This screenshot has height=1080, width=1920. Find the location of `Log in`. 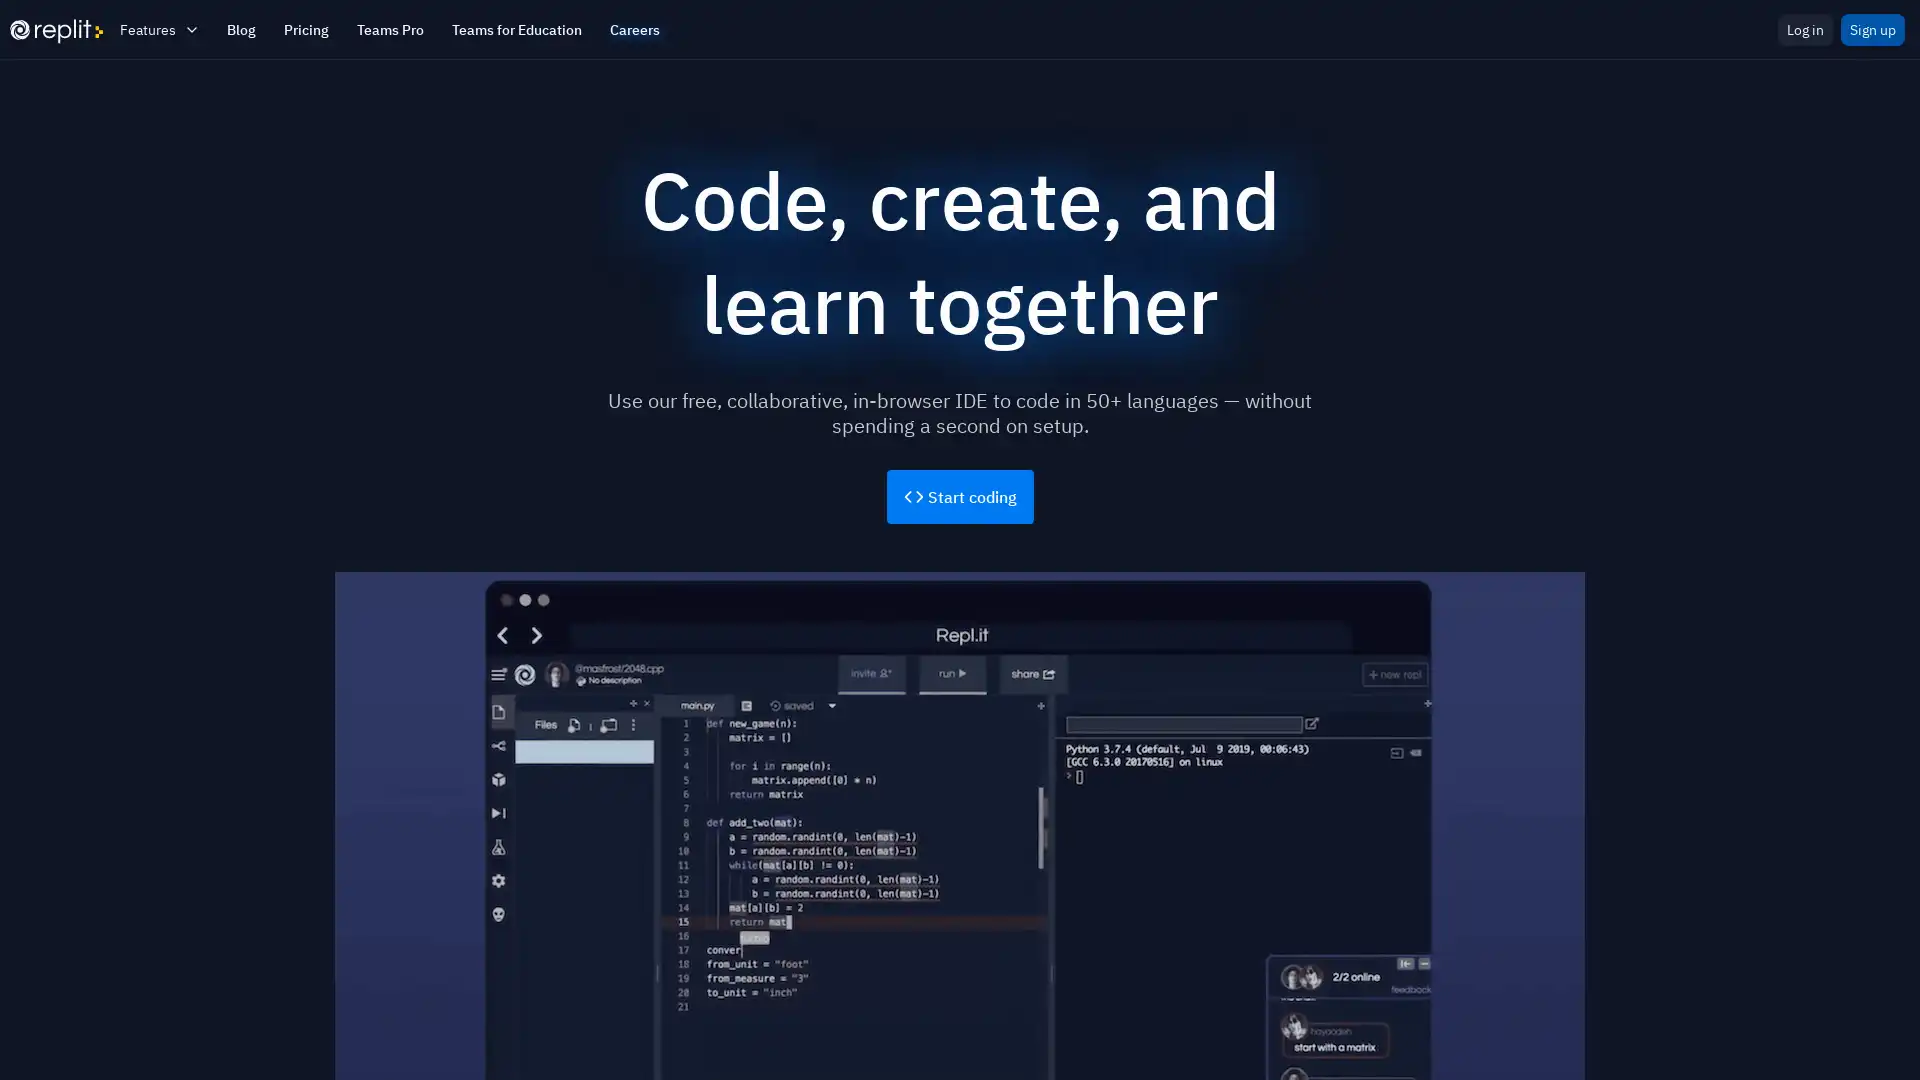

Log in is located at coordinates (1805, 30).